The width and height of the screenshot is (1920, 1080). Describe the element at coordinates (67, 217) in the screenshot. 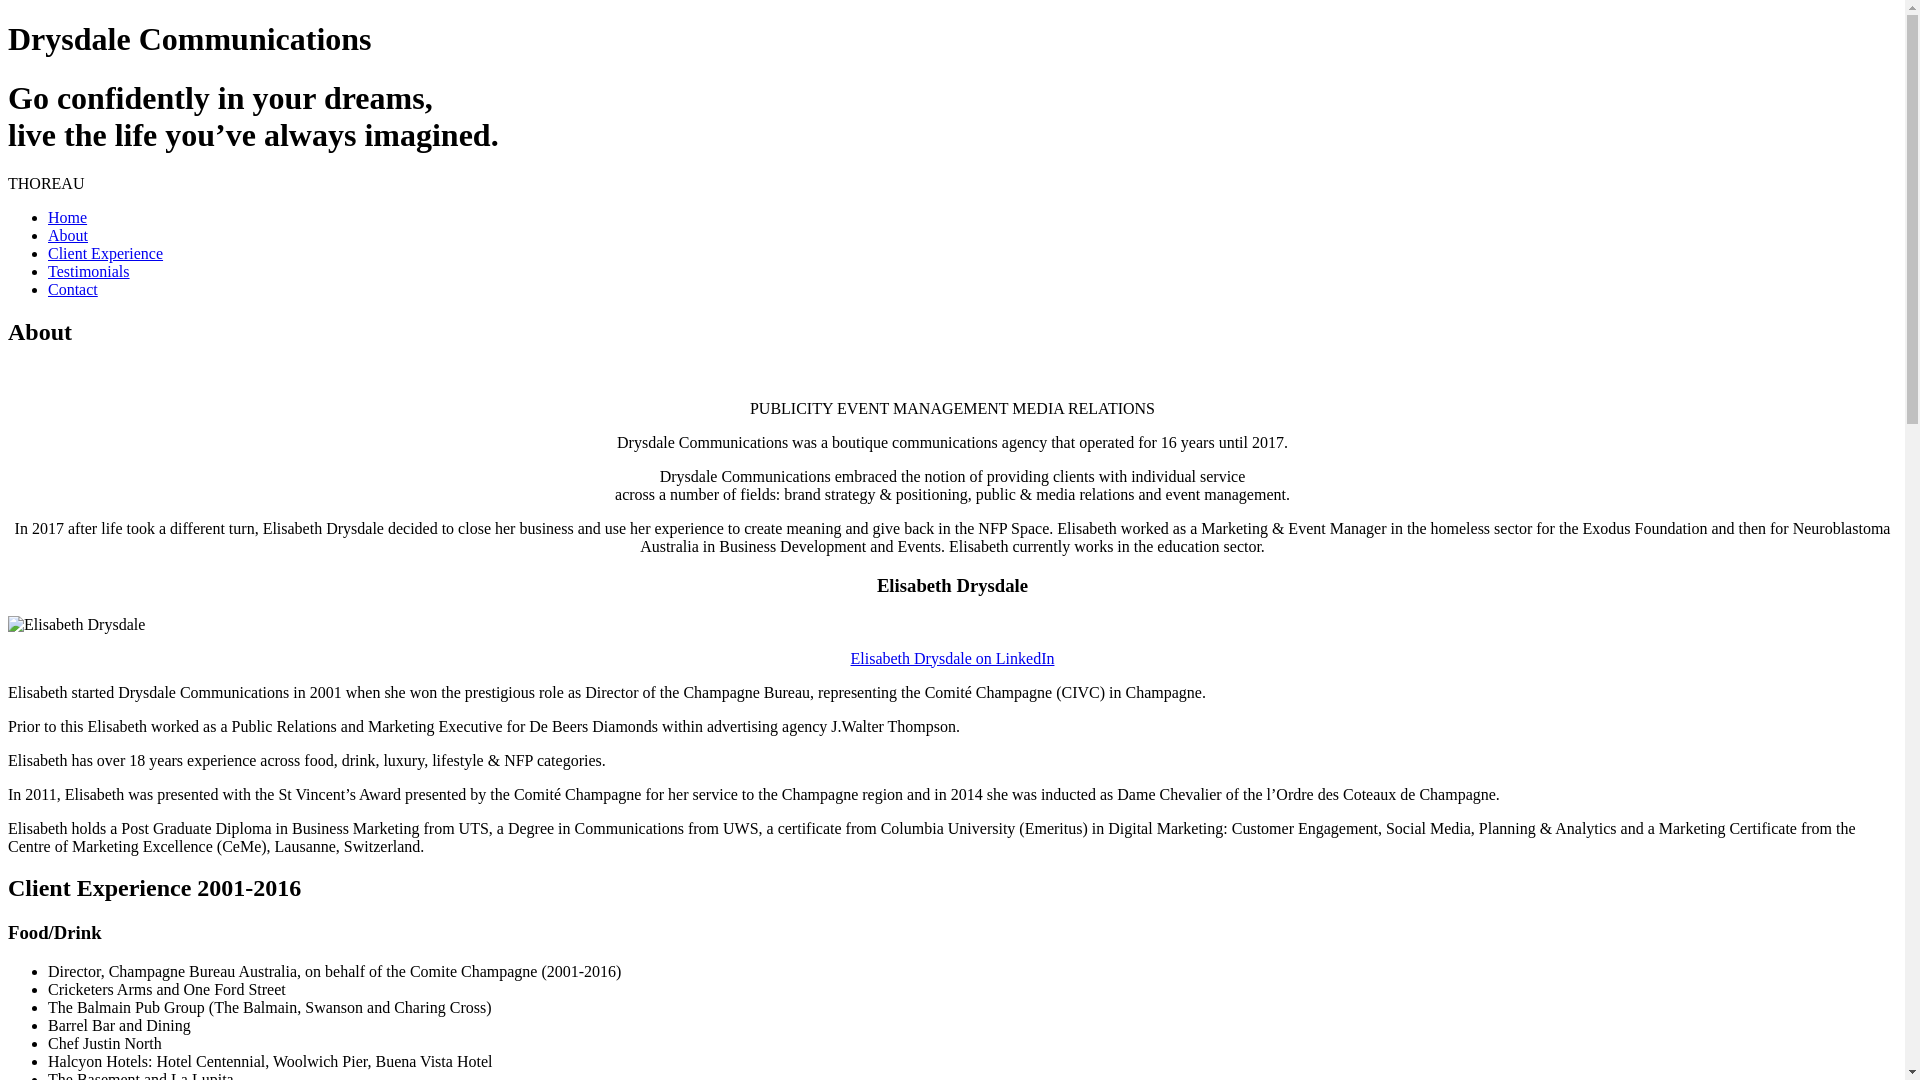

I see `'Home'` at that location.